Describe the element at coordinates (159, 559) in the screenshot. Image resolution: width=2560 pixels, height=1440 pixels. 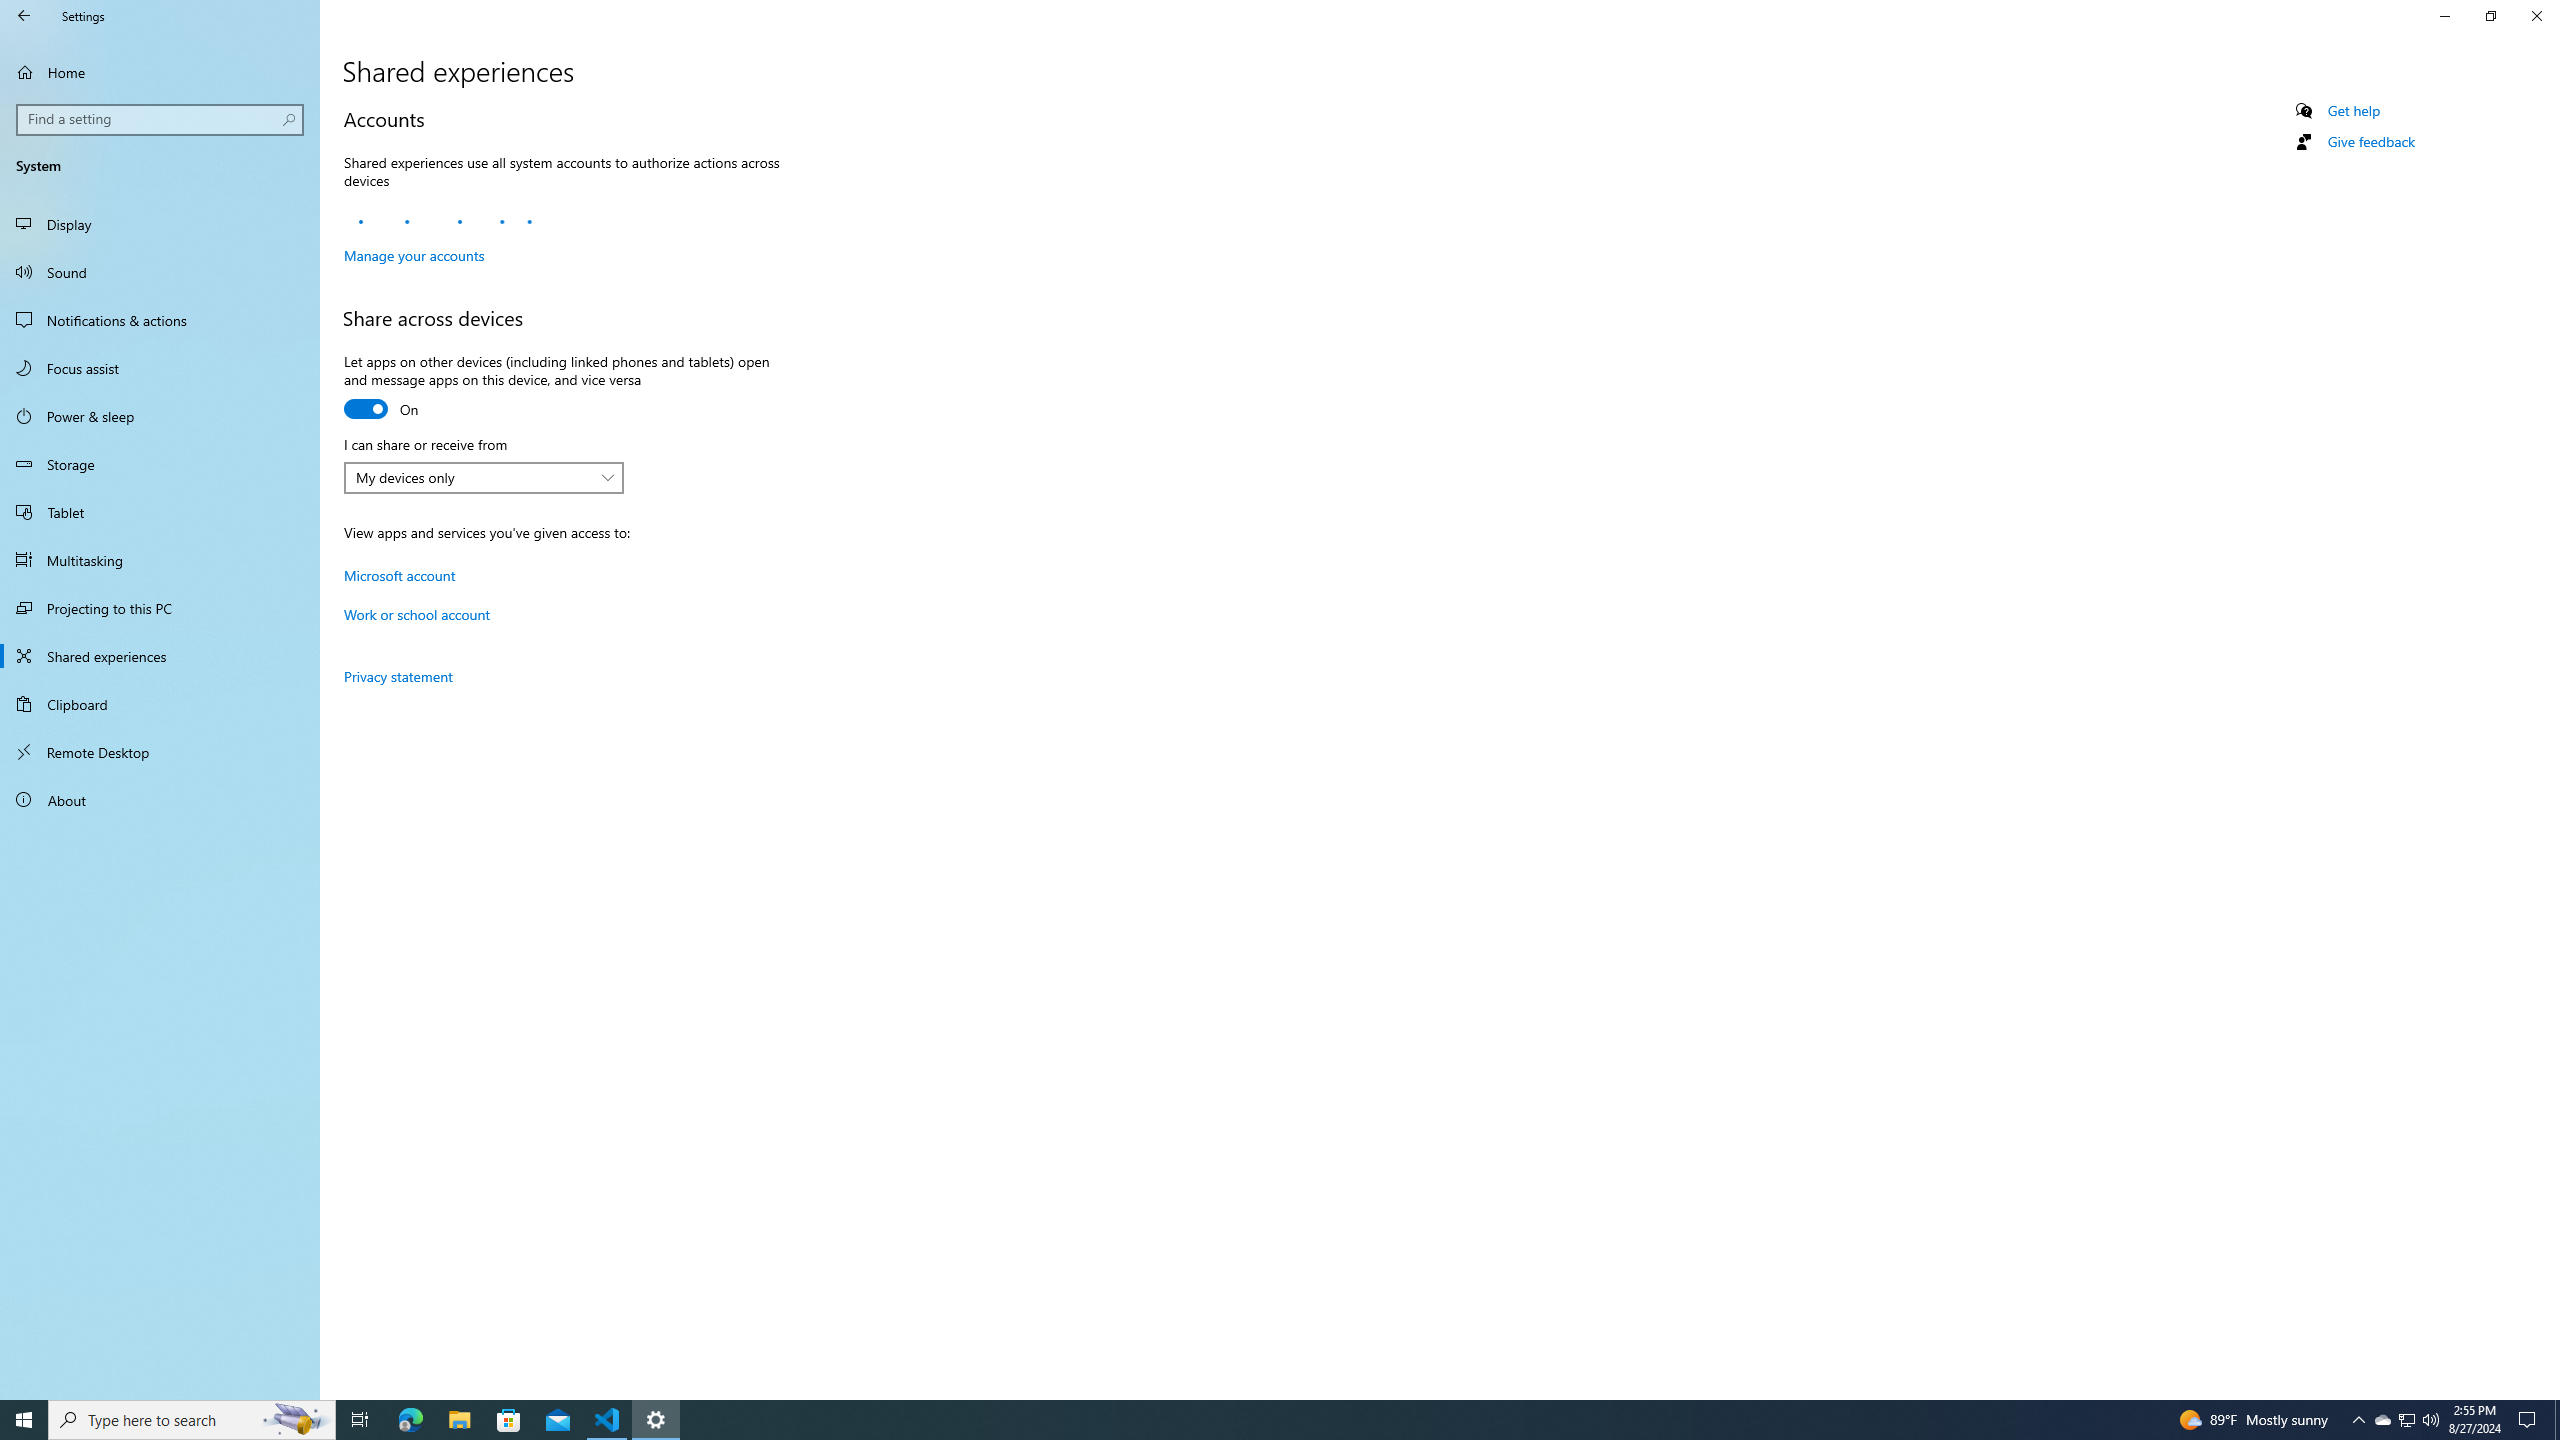
I see `'Multitasking'` at that location.